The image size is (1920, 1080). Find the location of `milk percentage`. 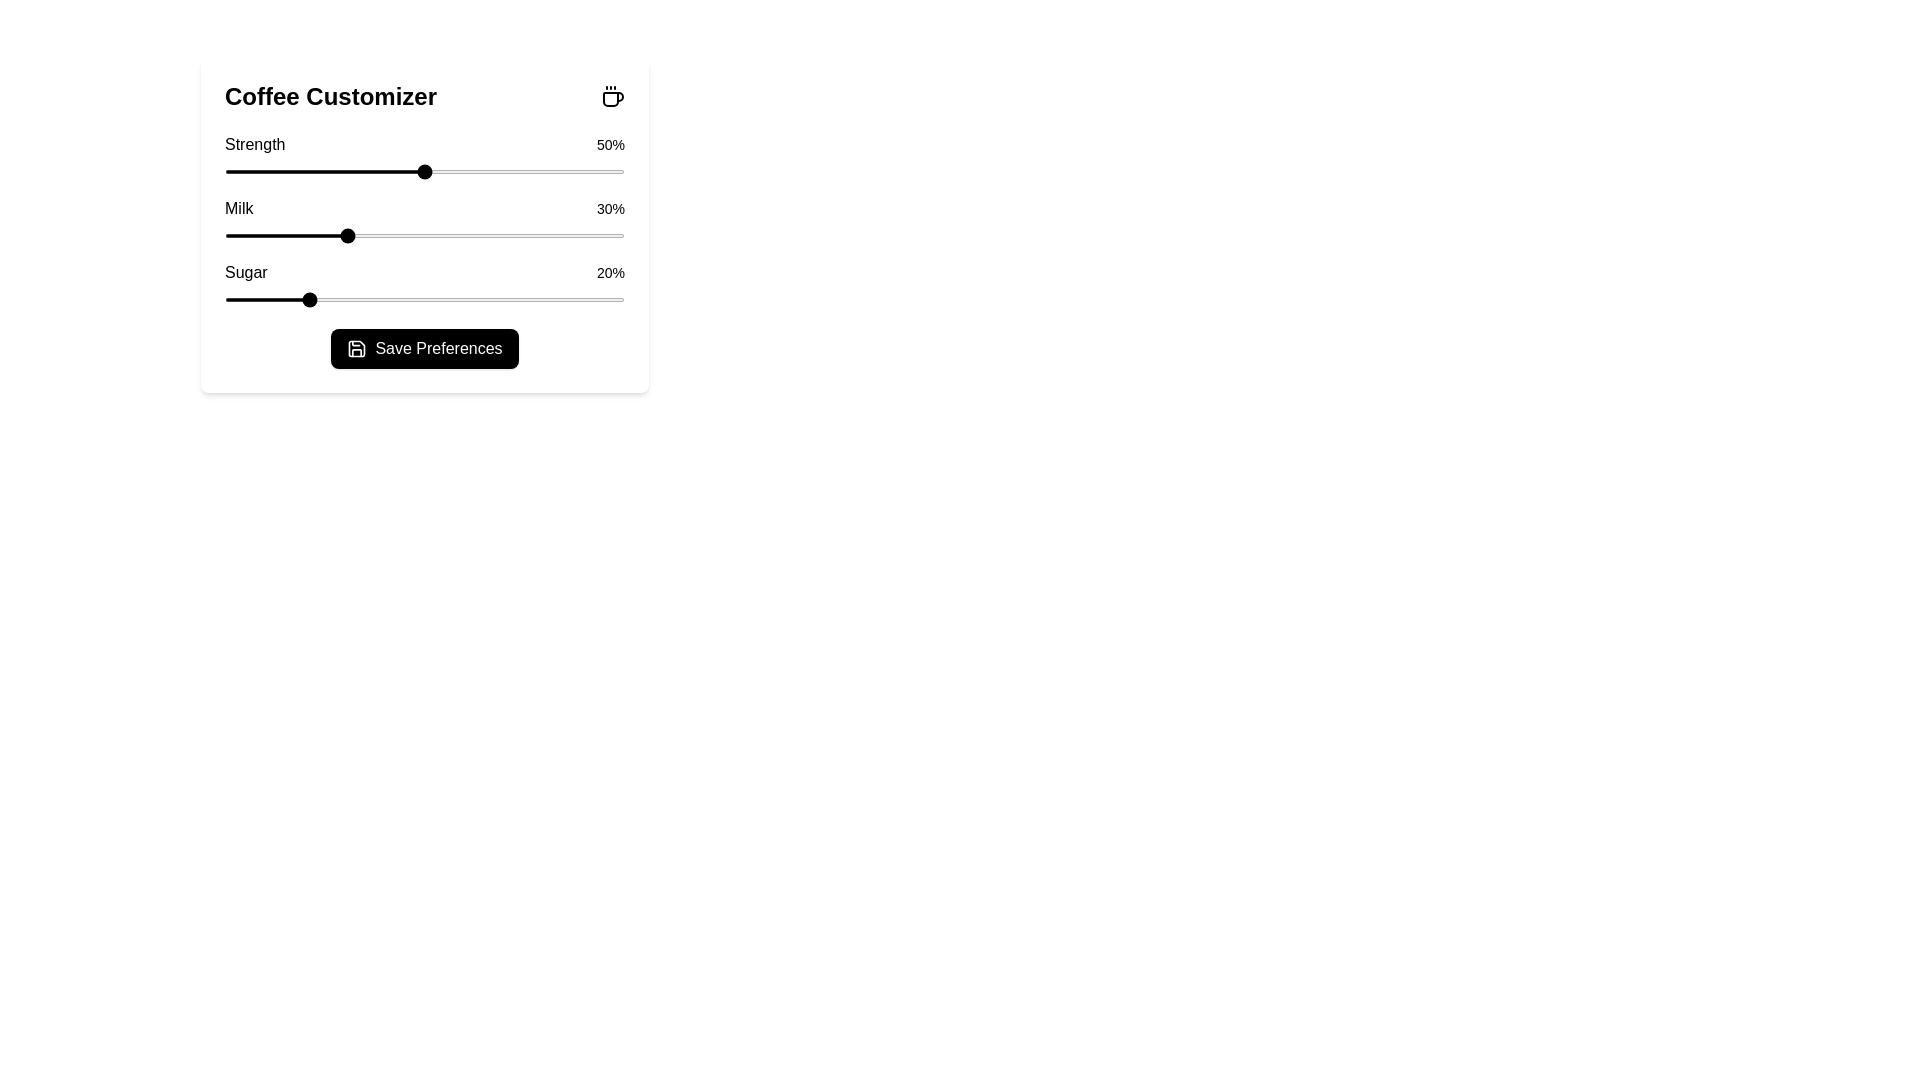

milk percentage is located at coordinates (493, 234).